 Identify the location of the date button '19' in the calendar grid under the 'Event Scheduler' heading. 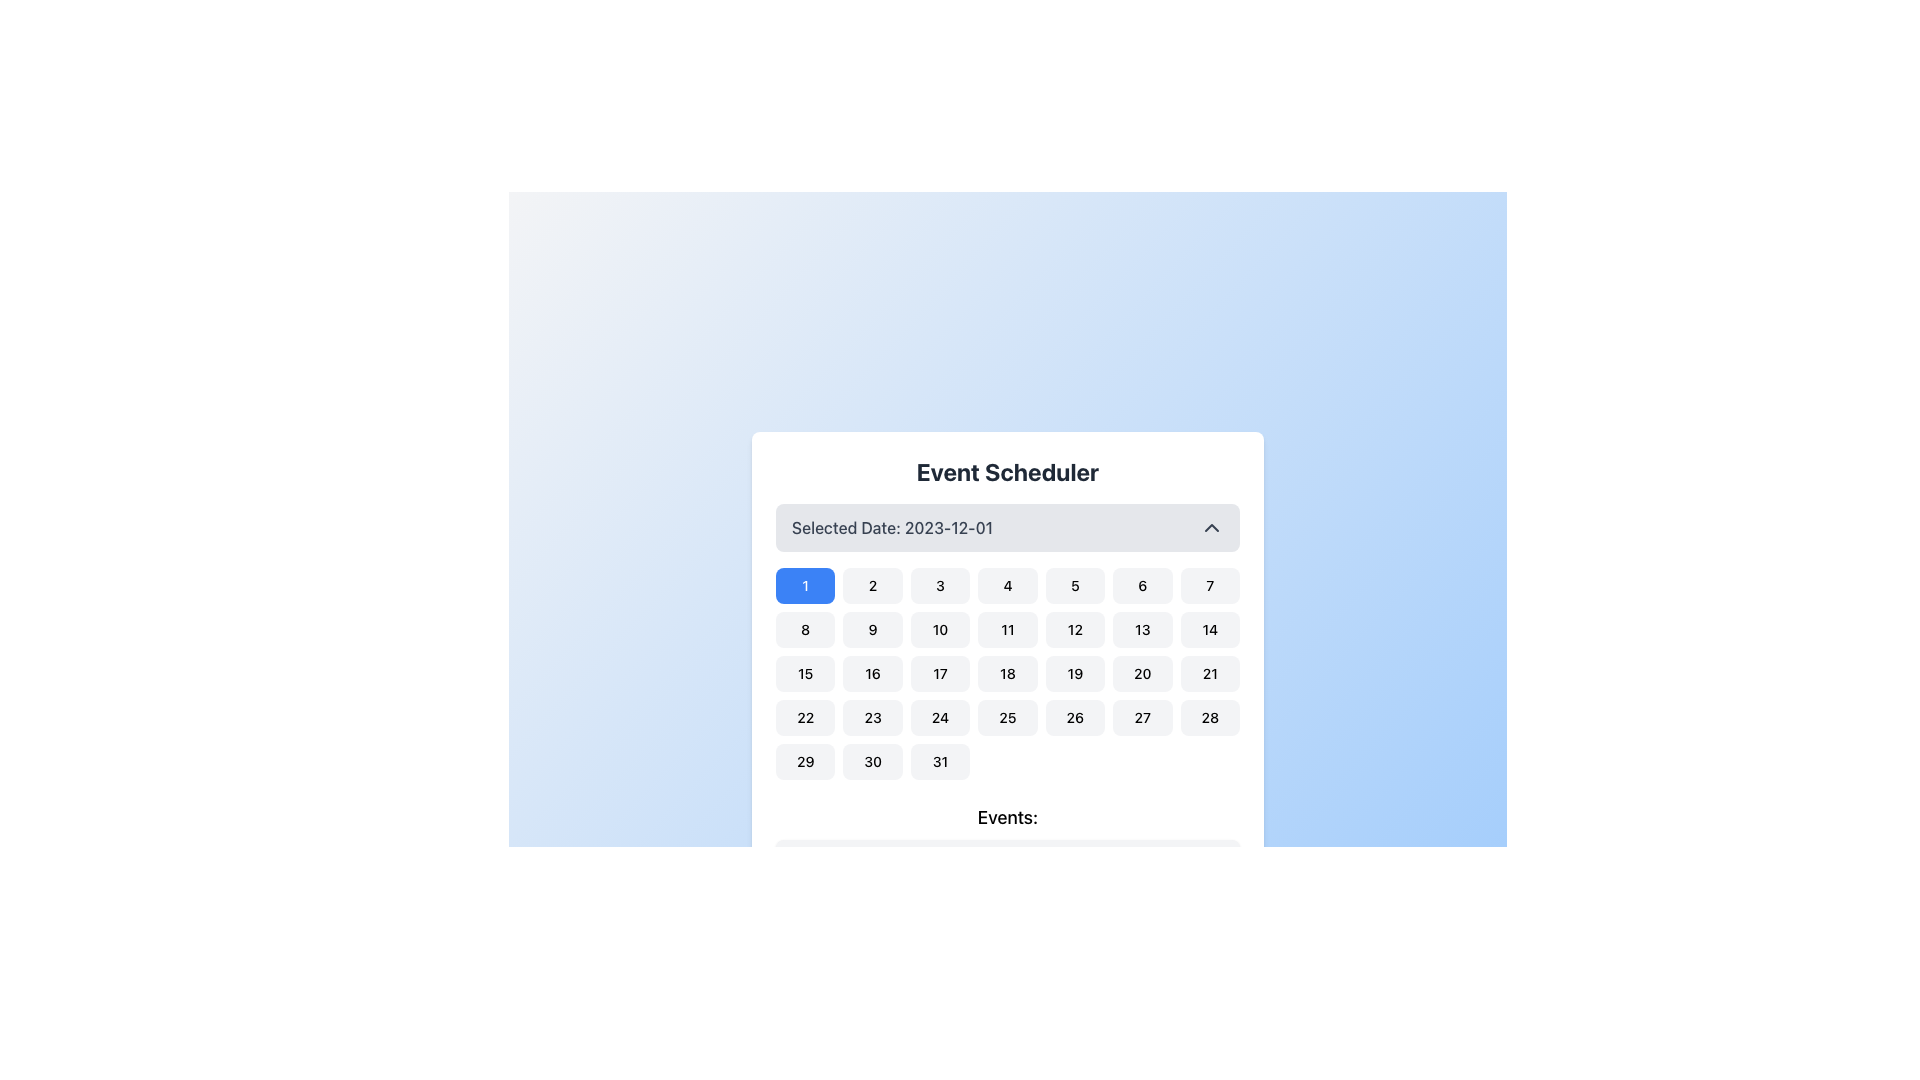
(1074, 674).